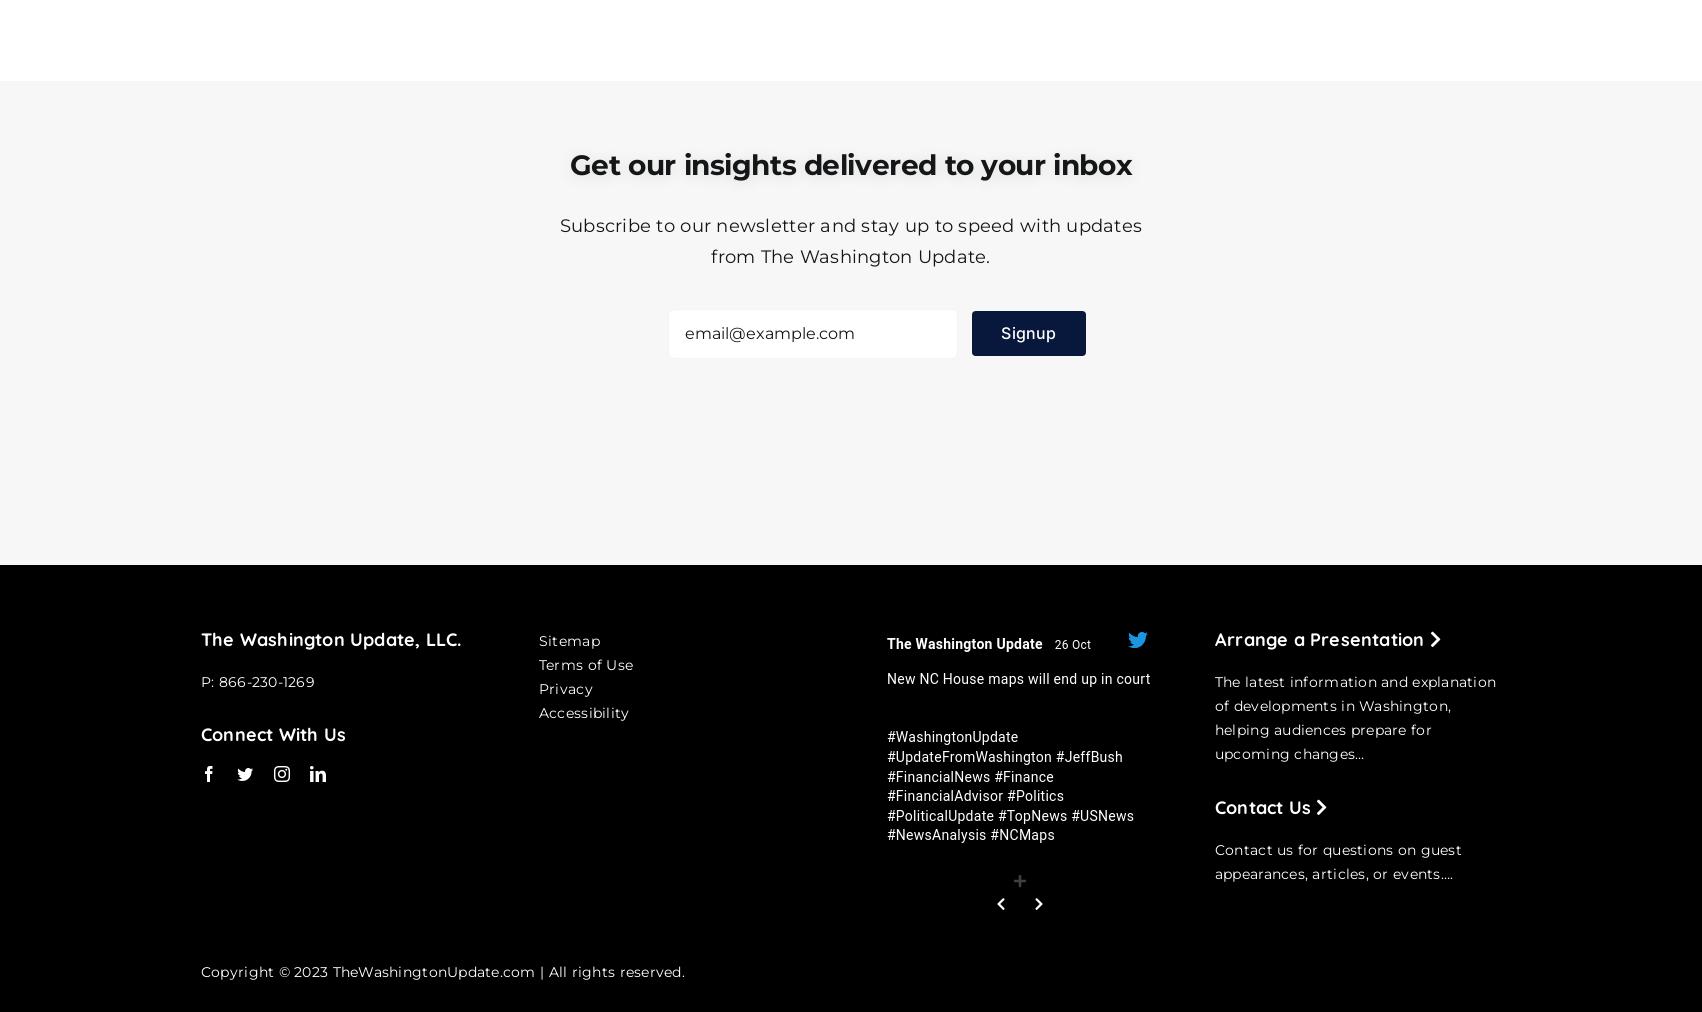 This screenshot has height=1012, width=1702. What do you see at coordinates (537, 687) in the screenshot?
I see `'Privacy'` at bounding box center [537, 687].